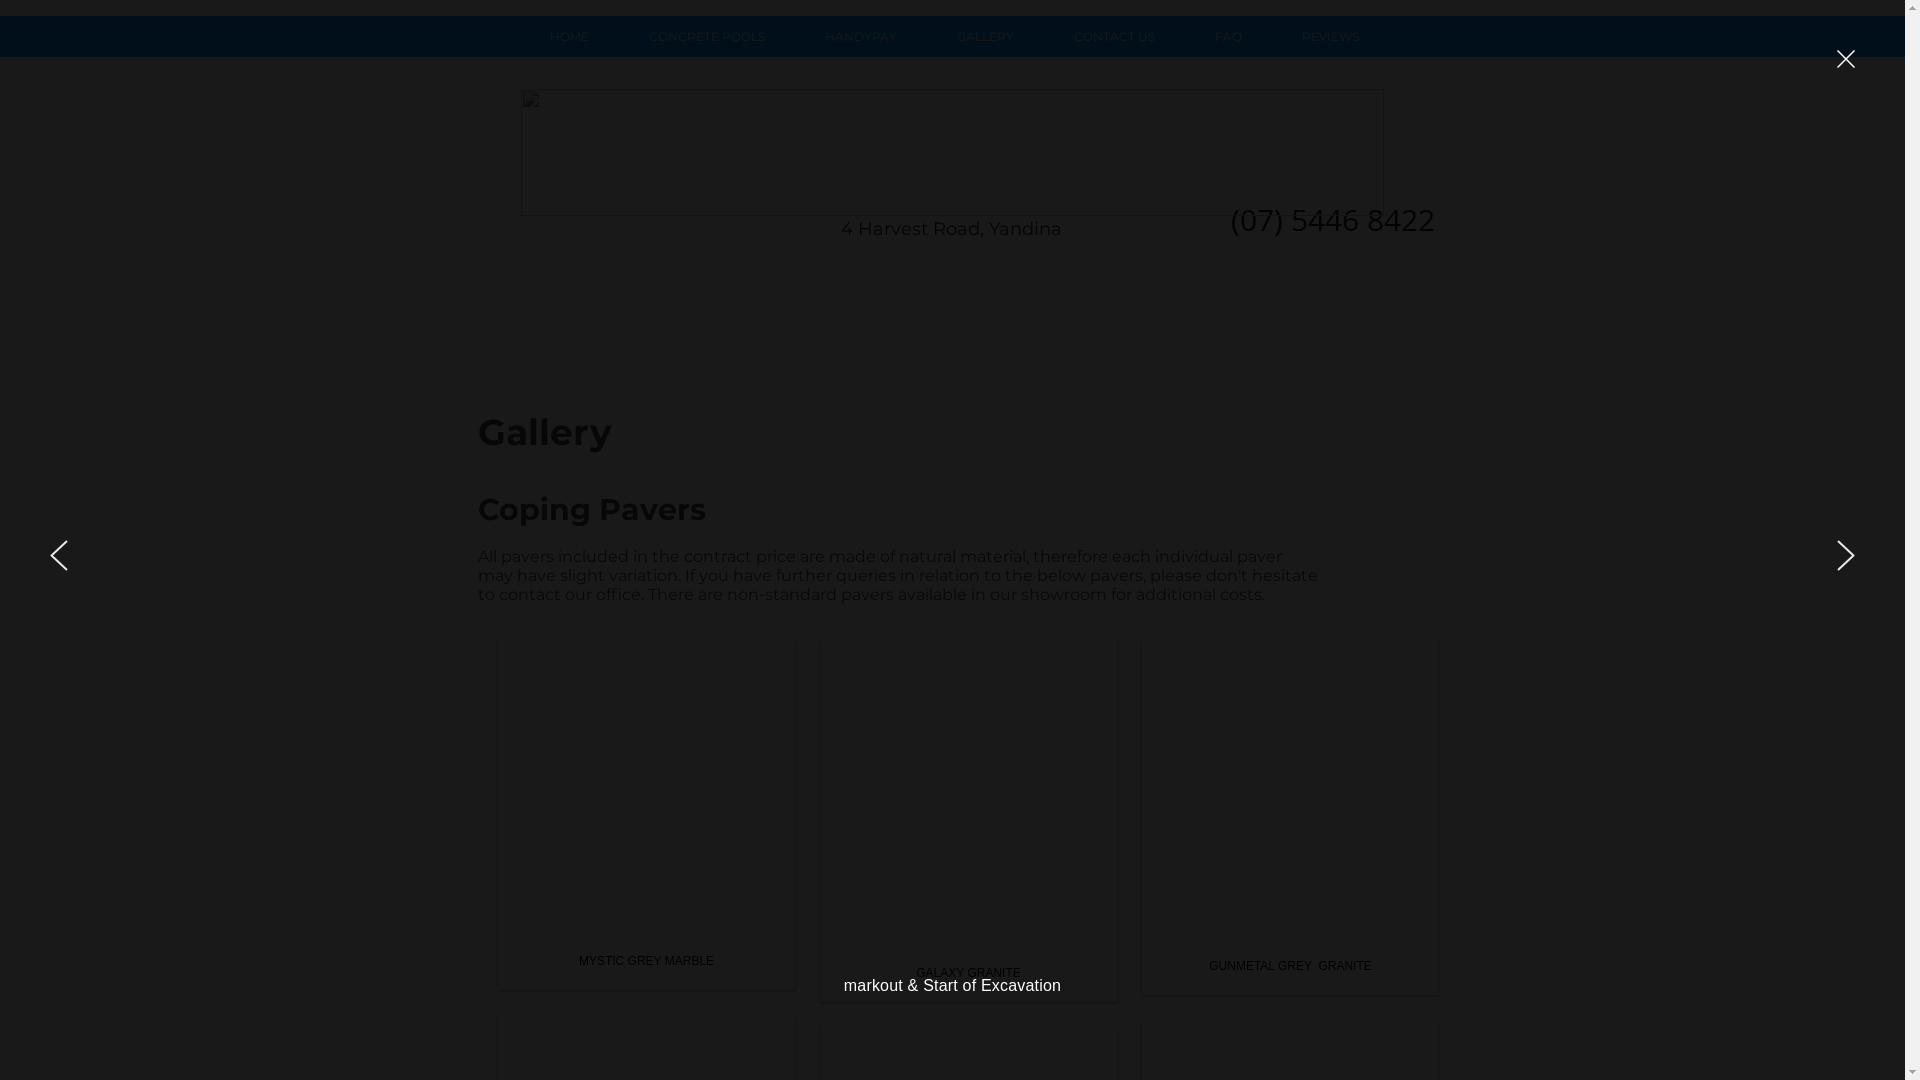 The width and height of the screenshot is (1920, 1080). What do you see at coordinates (792, 36) in the screenshot?
I see `'HANDYPAY'` at bounding box center [792, 36].